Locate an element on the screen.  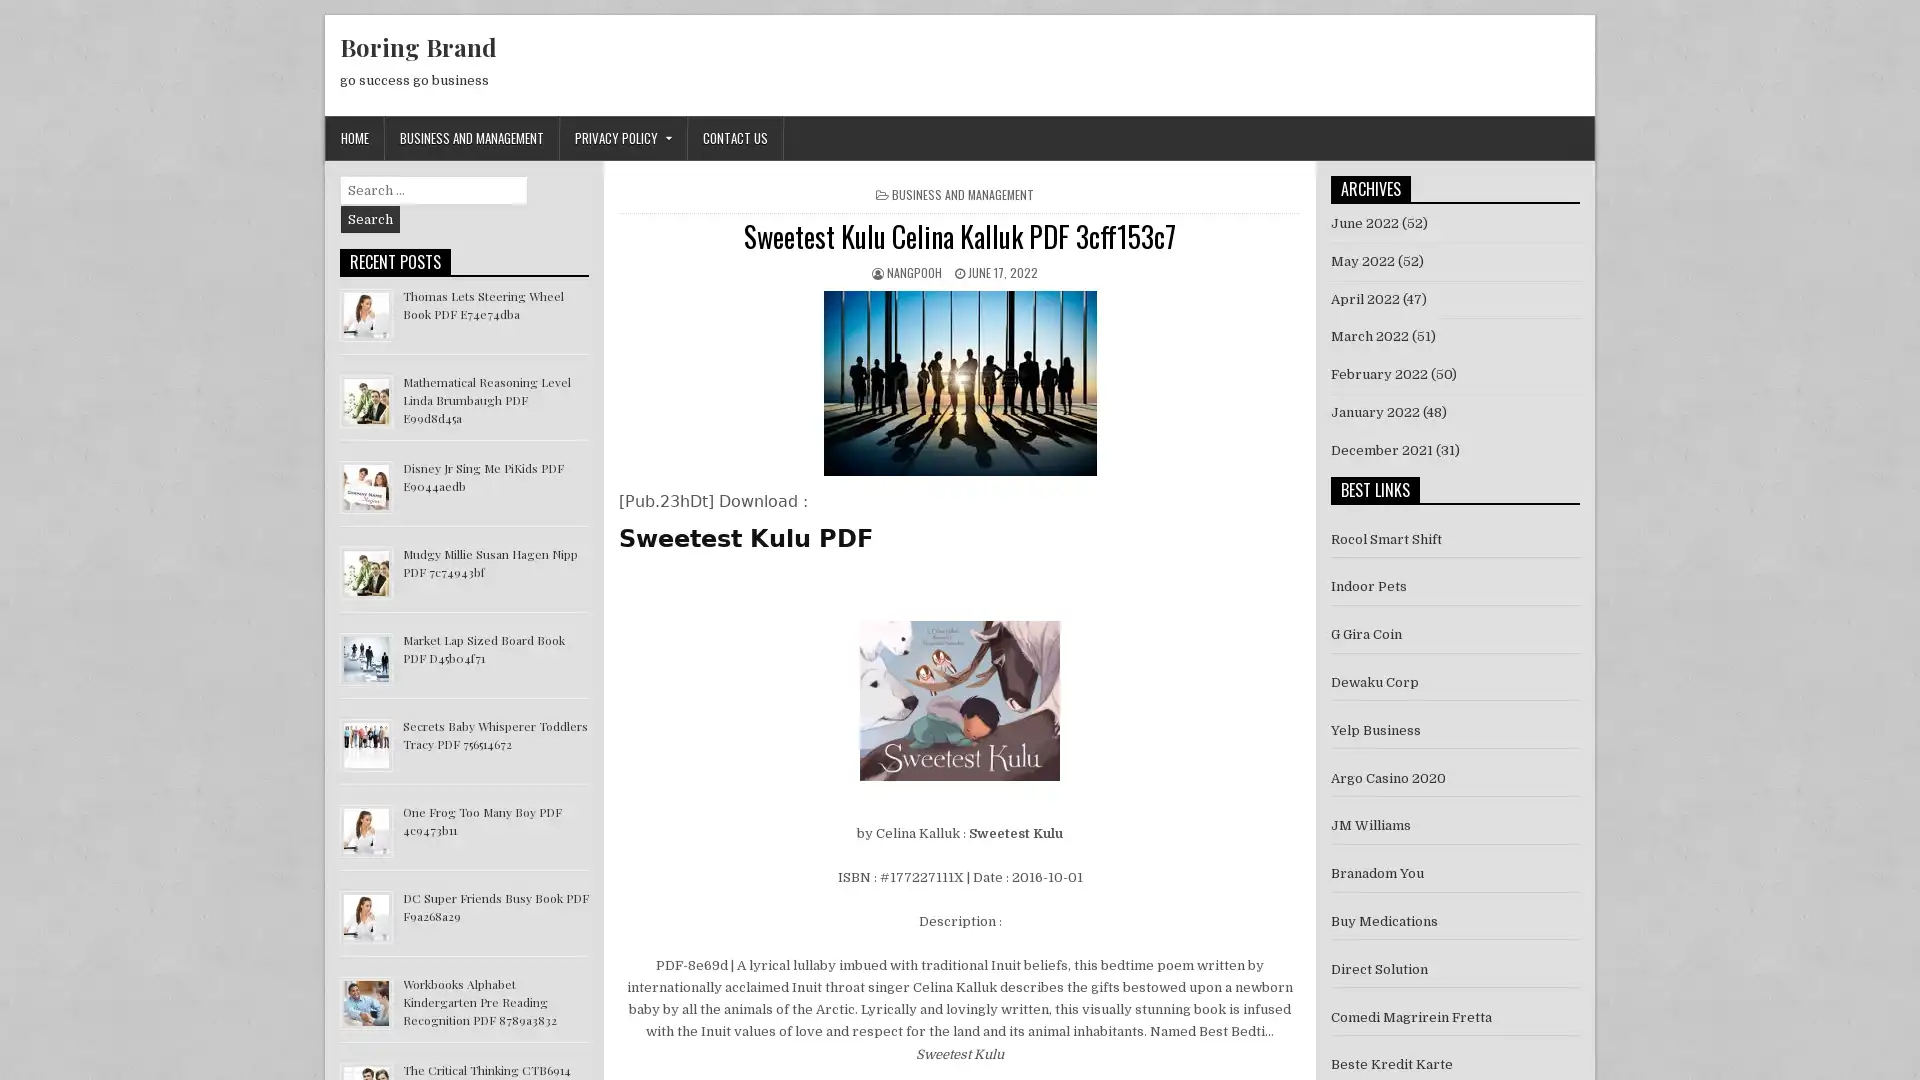
Search is located at coordinates (370, 219).